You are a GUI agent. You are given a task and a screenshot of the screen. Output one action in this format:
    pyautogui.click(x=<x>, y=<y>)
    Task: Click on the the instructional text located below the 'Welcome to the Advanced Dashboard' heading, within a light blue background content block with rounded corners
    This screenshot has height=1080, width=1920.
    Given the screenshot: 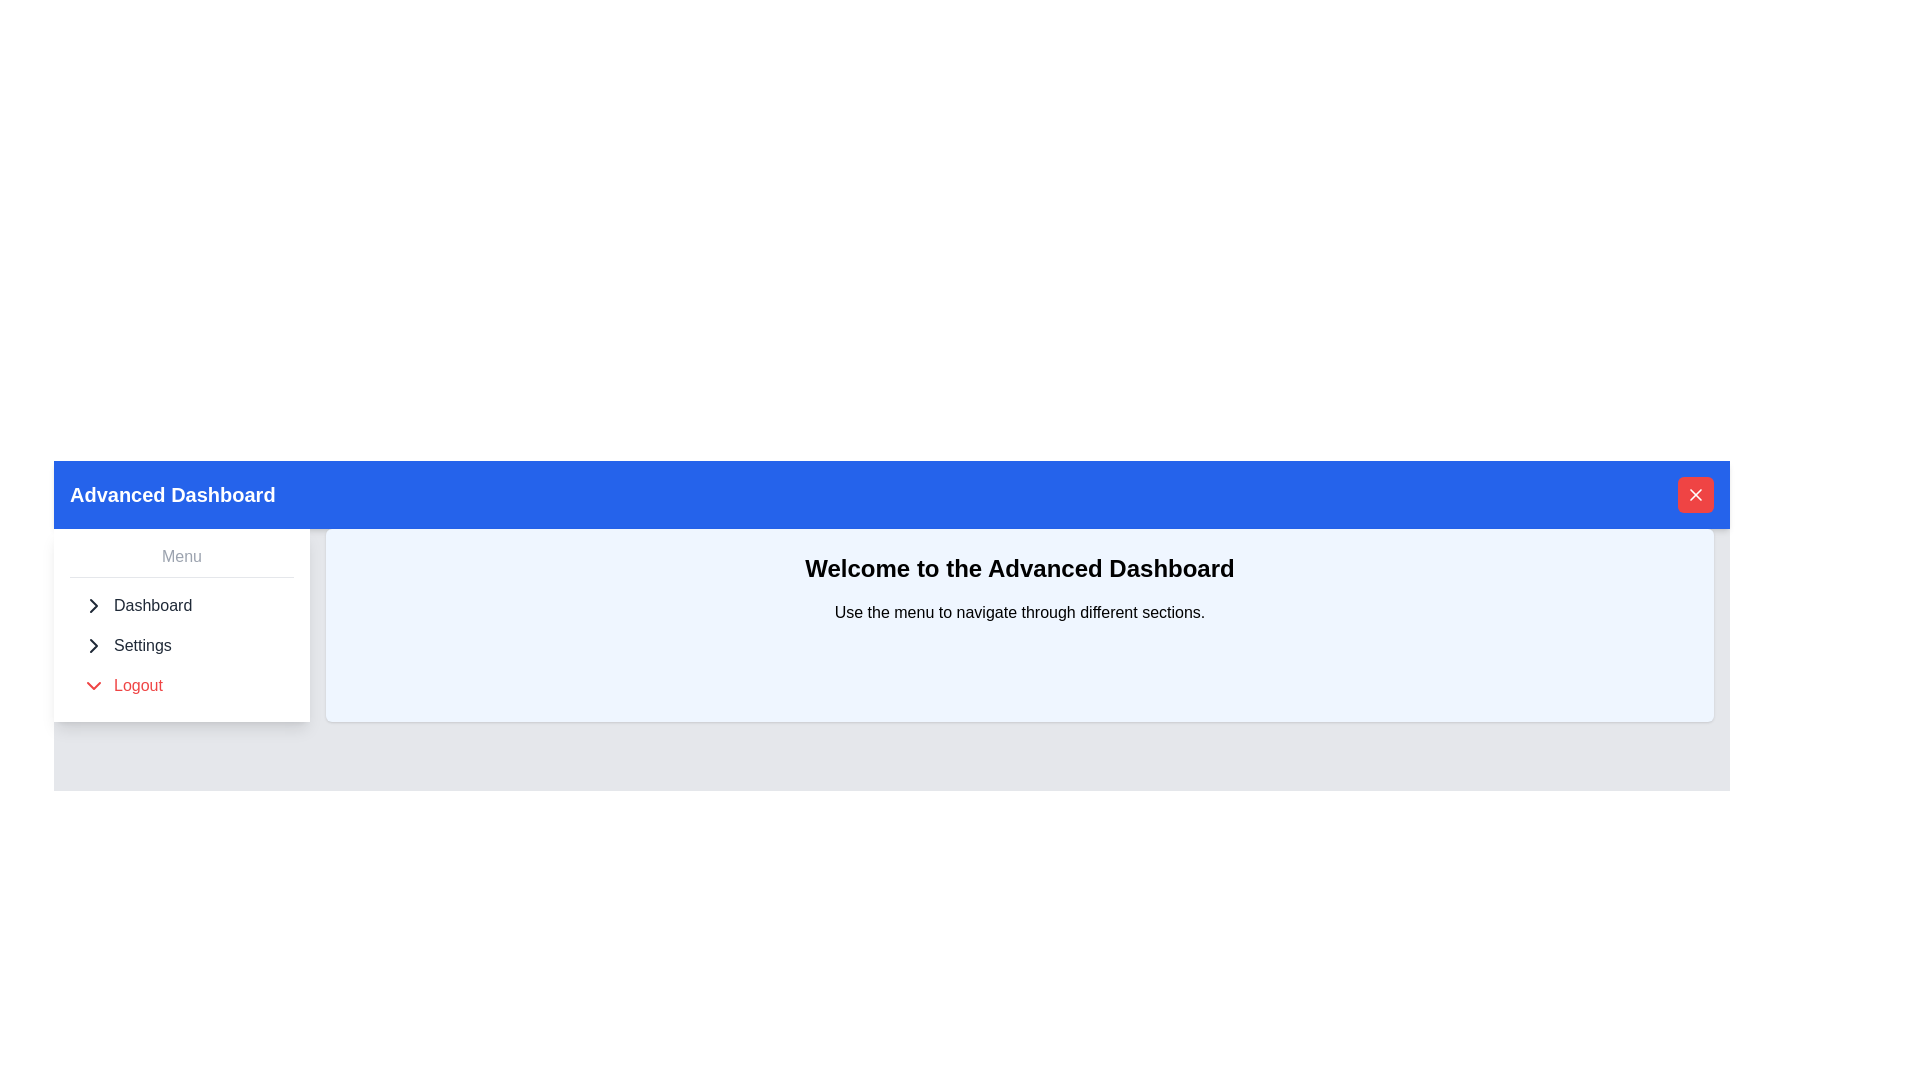 What is the action you would take?
    pyautogui.click(x=1019, y=612)
    